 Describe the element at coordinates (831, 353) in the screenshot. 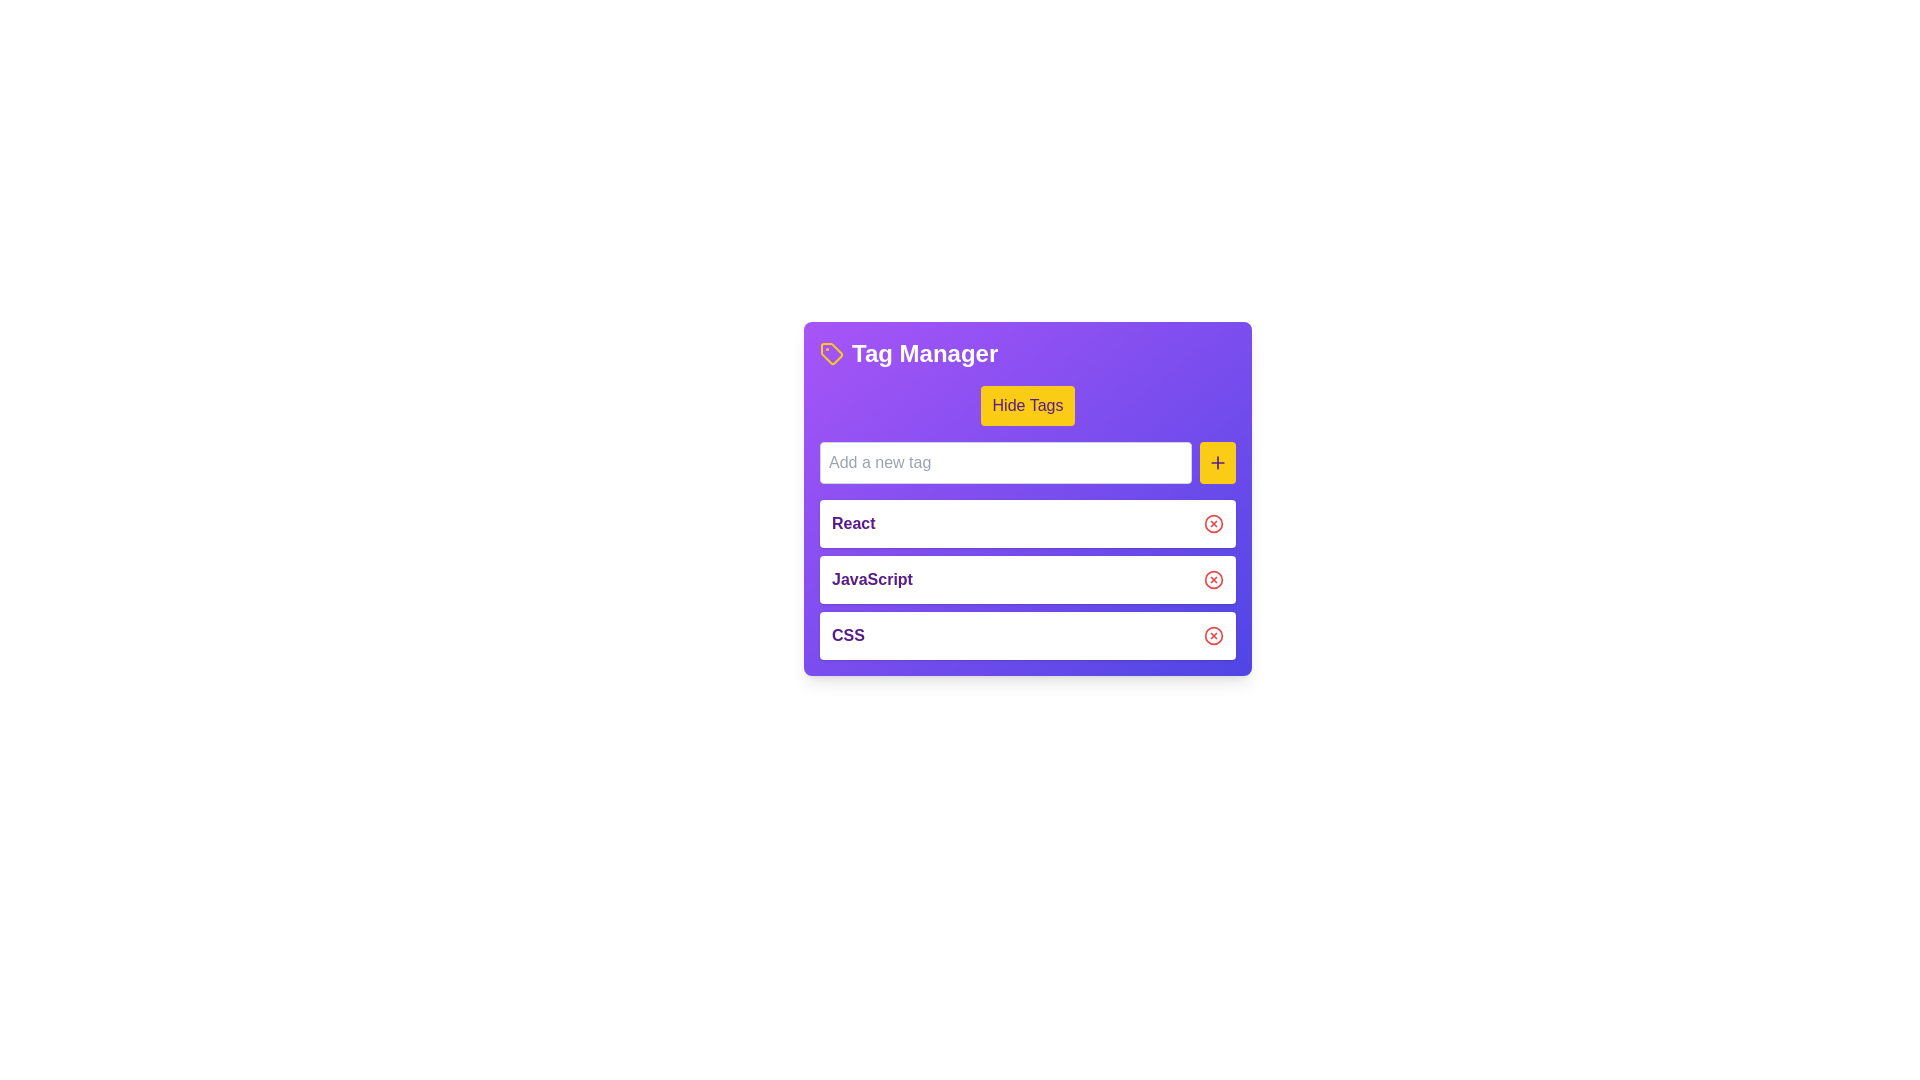

I see `the 'Tag Manager' icon, which is positioned to the left of the text 'Tag Manager' at the top of the component` at that location.